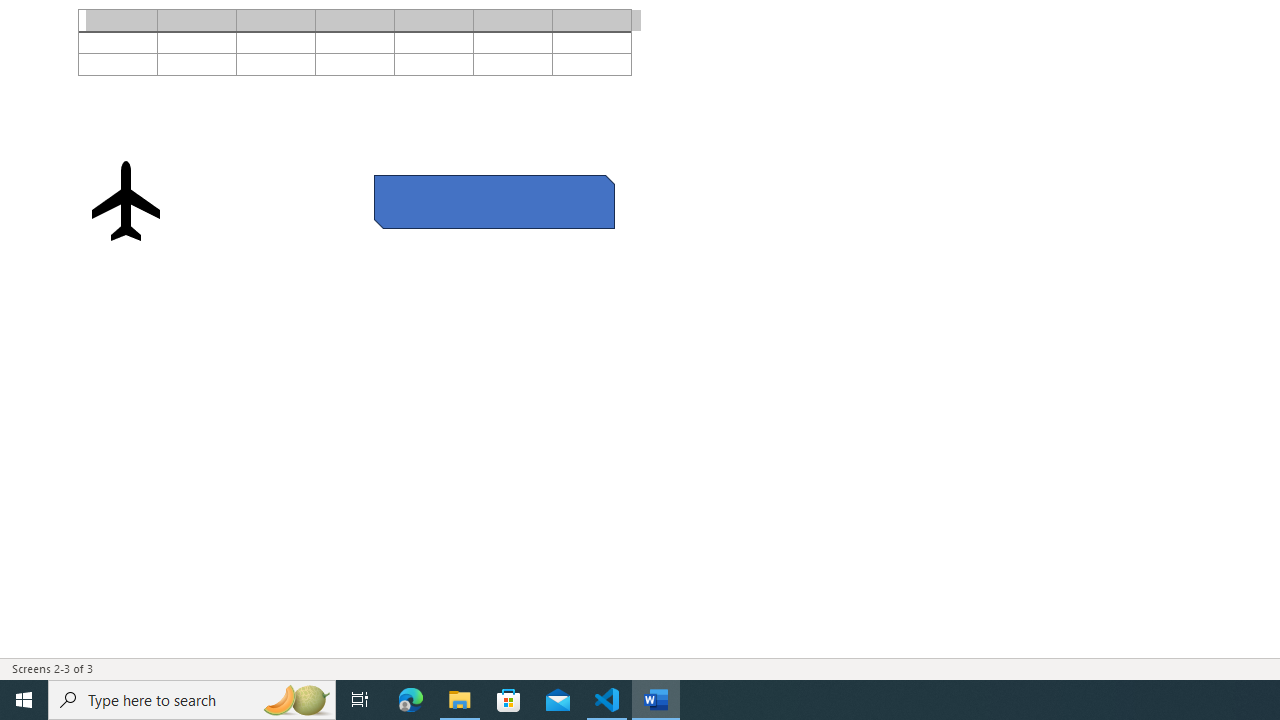 The width and height of the screenshot is (1280, 720). What do you see at coordinates (125, 200) in the screenshot?
I see `'Airplane with solid fill'` at bounding box center [125, 200].